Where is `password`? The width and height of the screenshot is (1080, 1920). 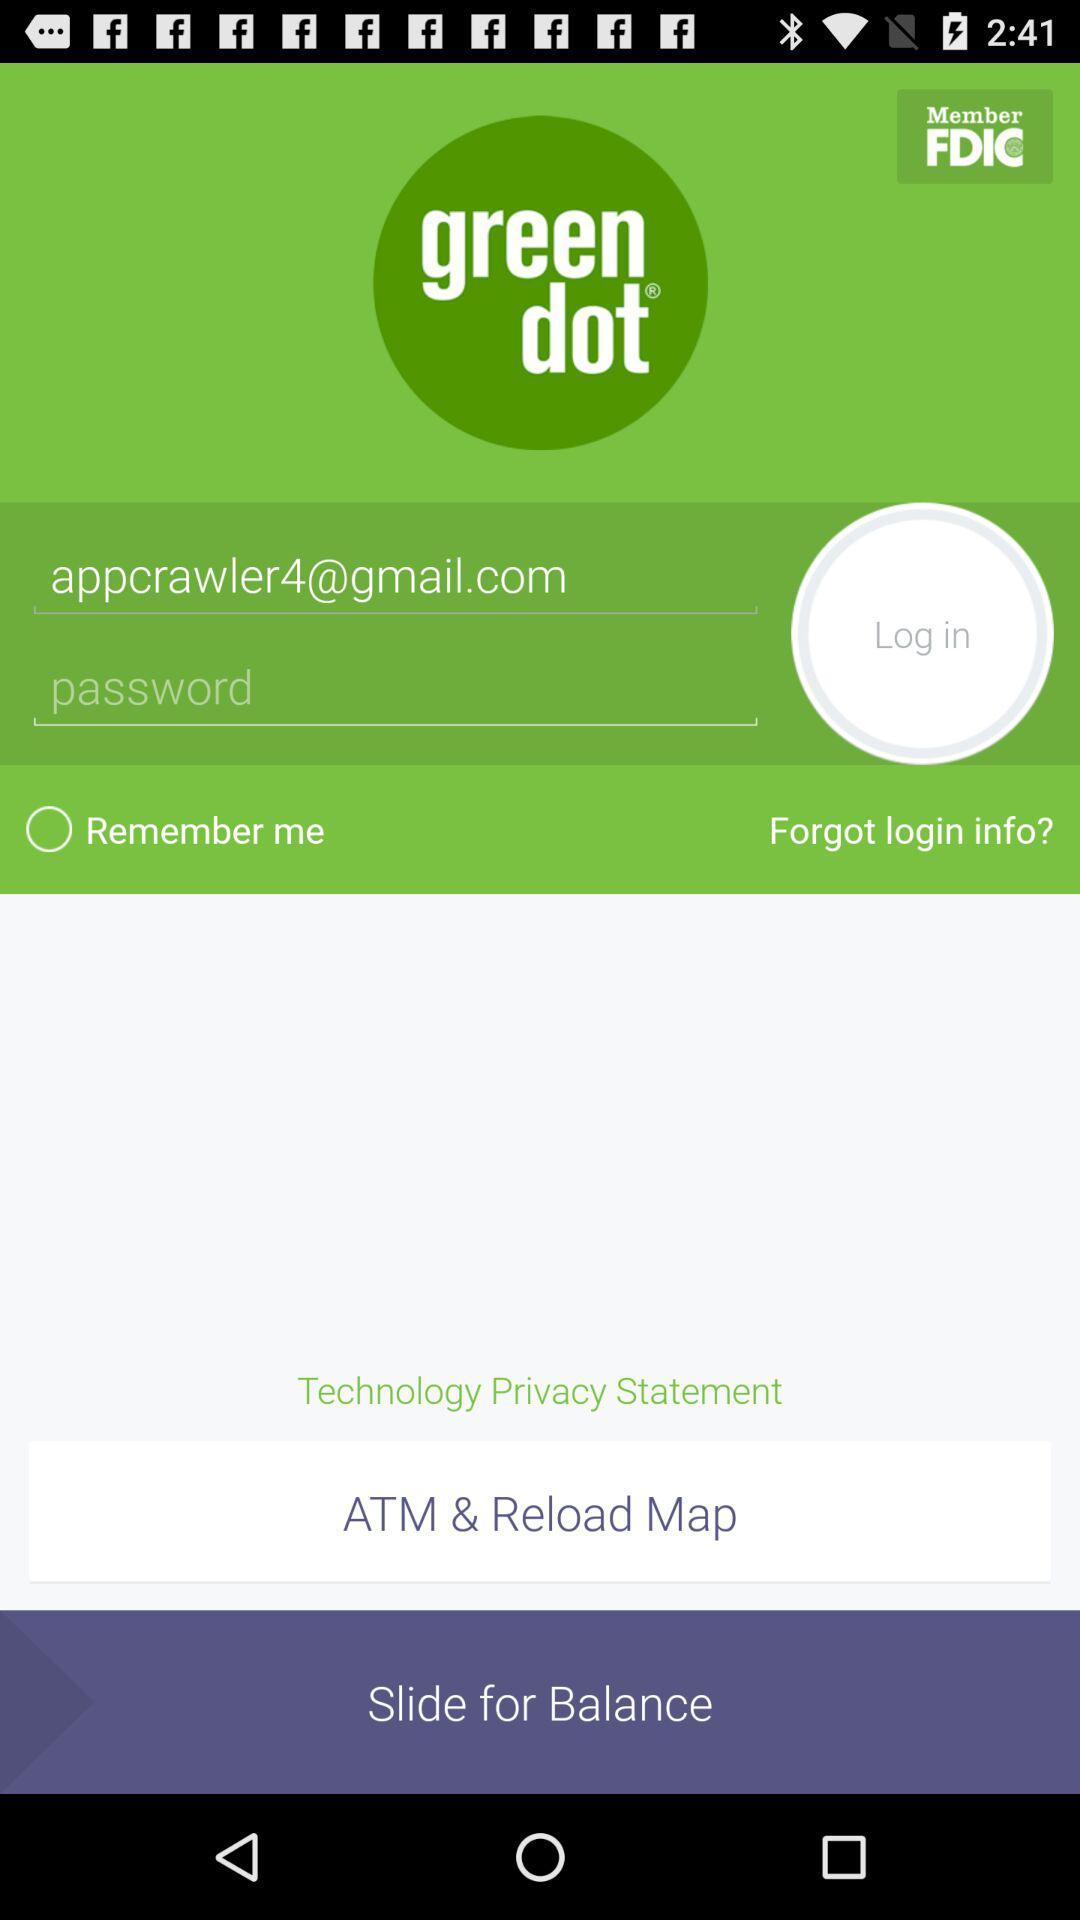
password is located at coordinates (395, 686).